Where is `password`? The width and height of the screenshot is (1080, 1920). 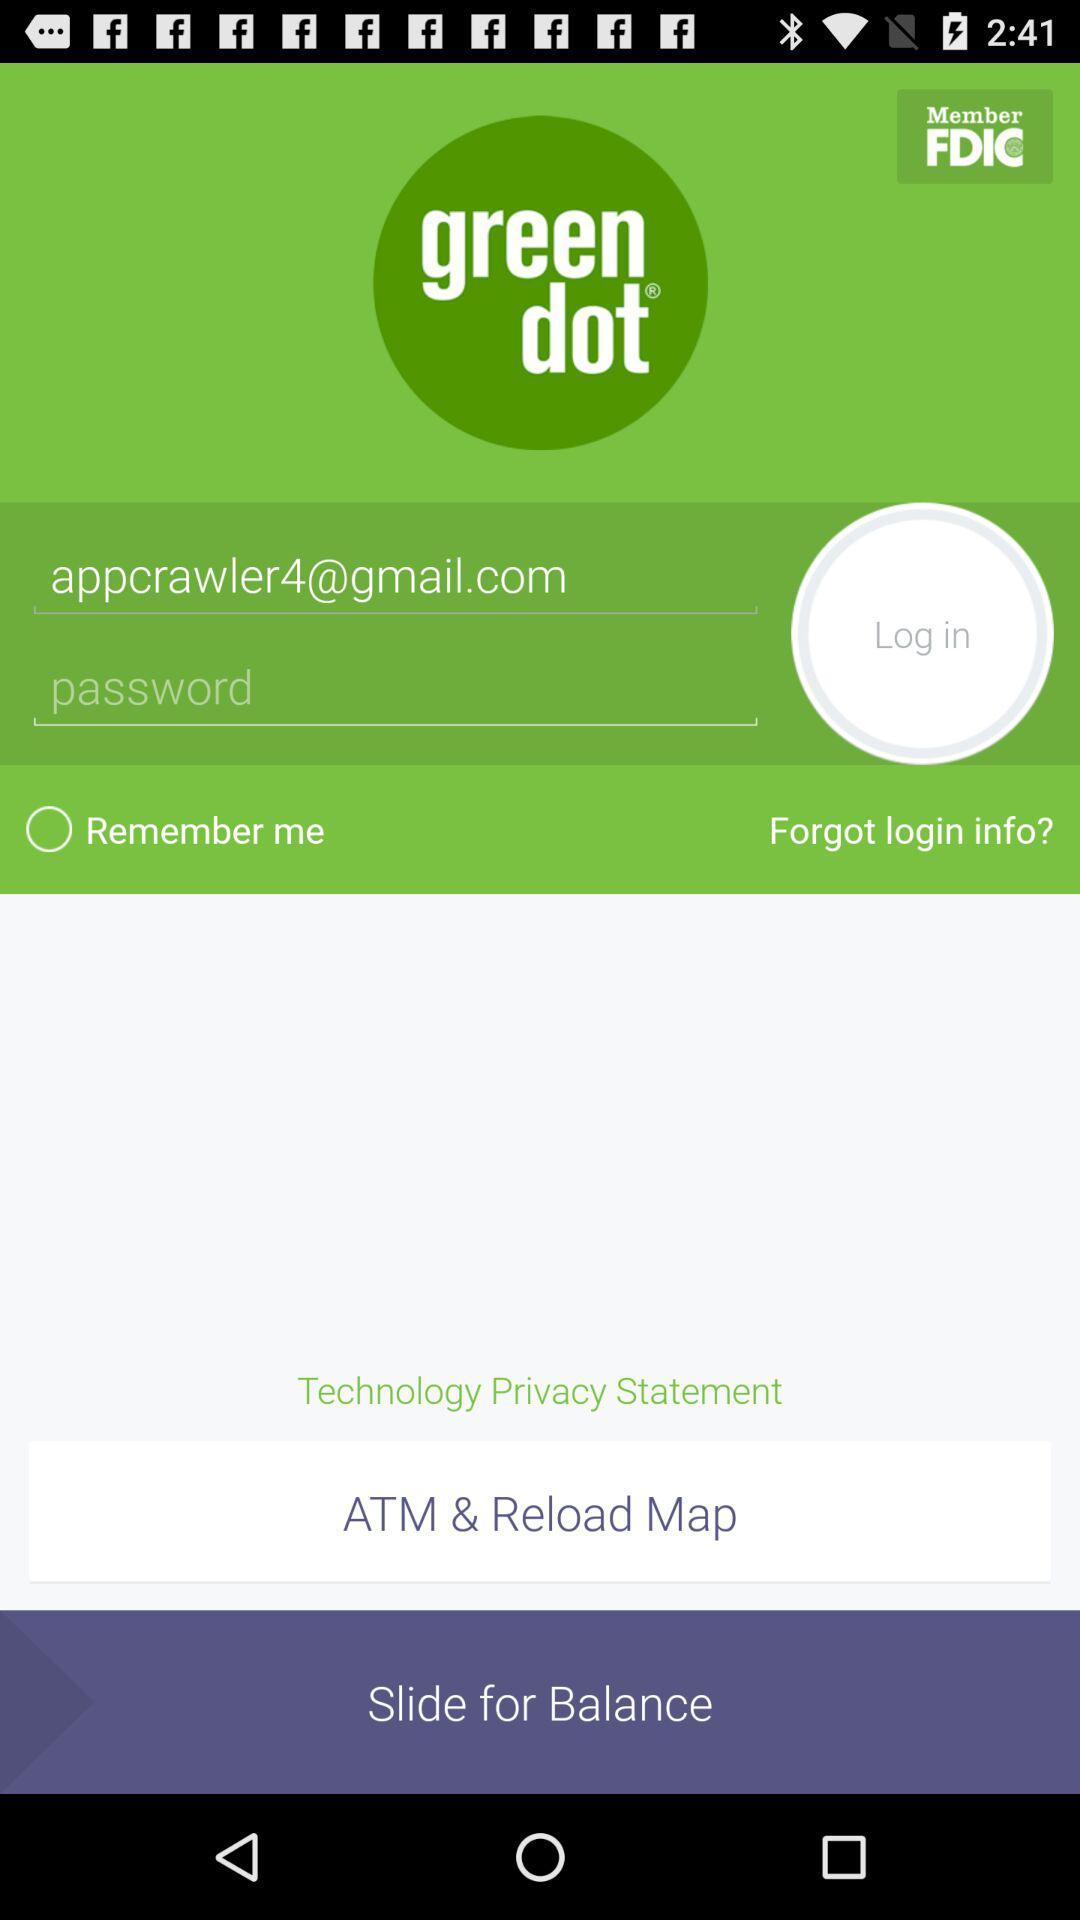
password is located at coordinates (395, 686).